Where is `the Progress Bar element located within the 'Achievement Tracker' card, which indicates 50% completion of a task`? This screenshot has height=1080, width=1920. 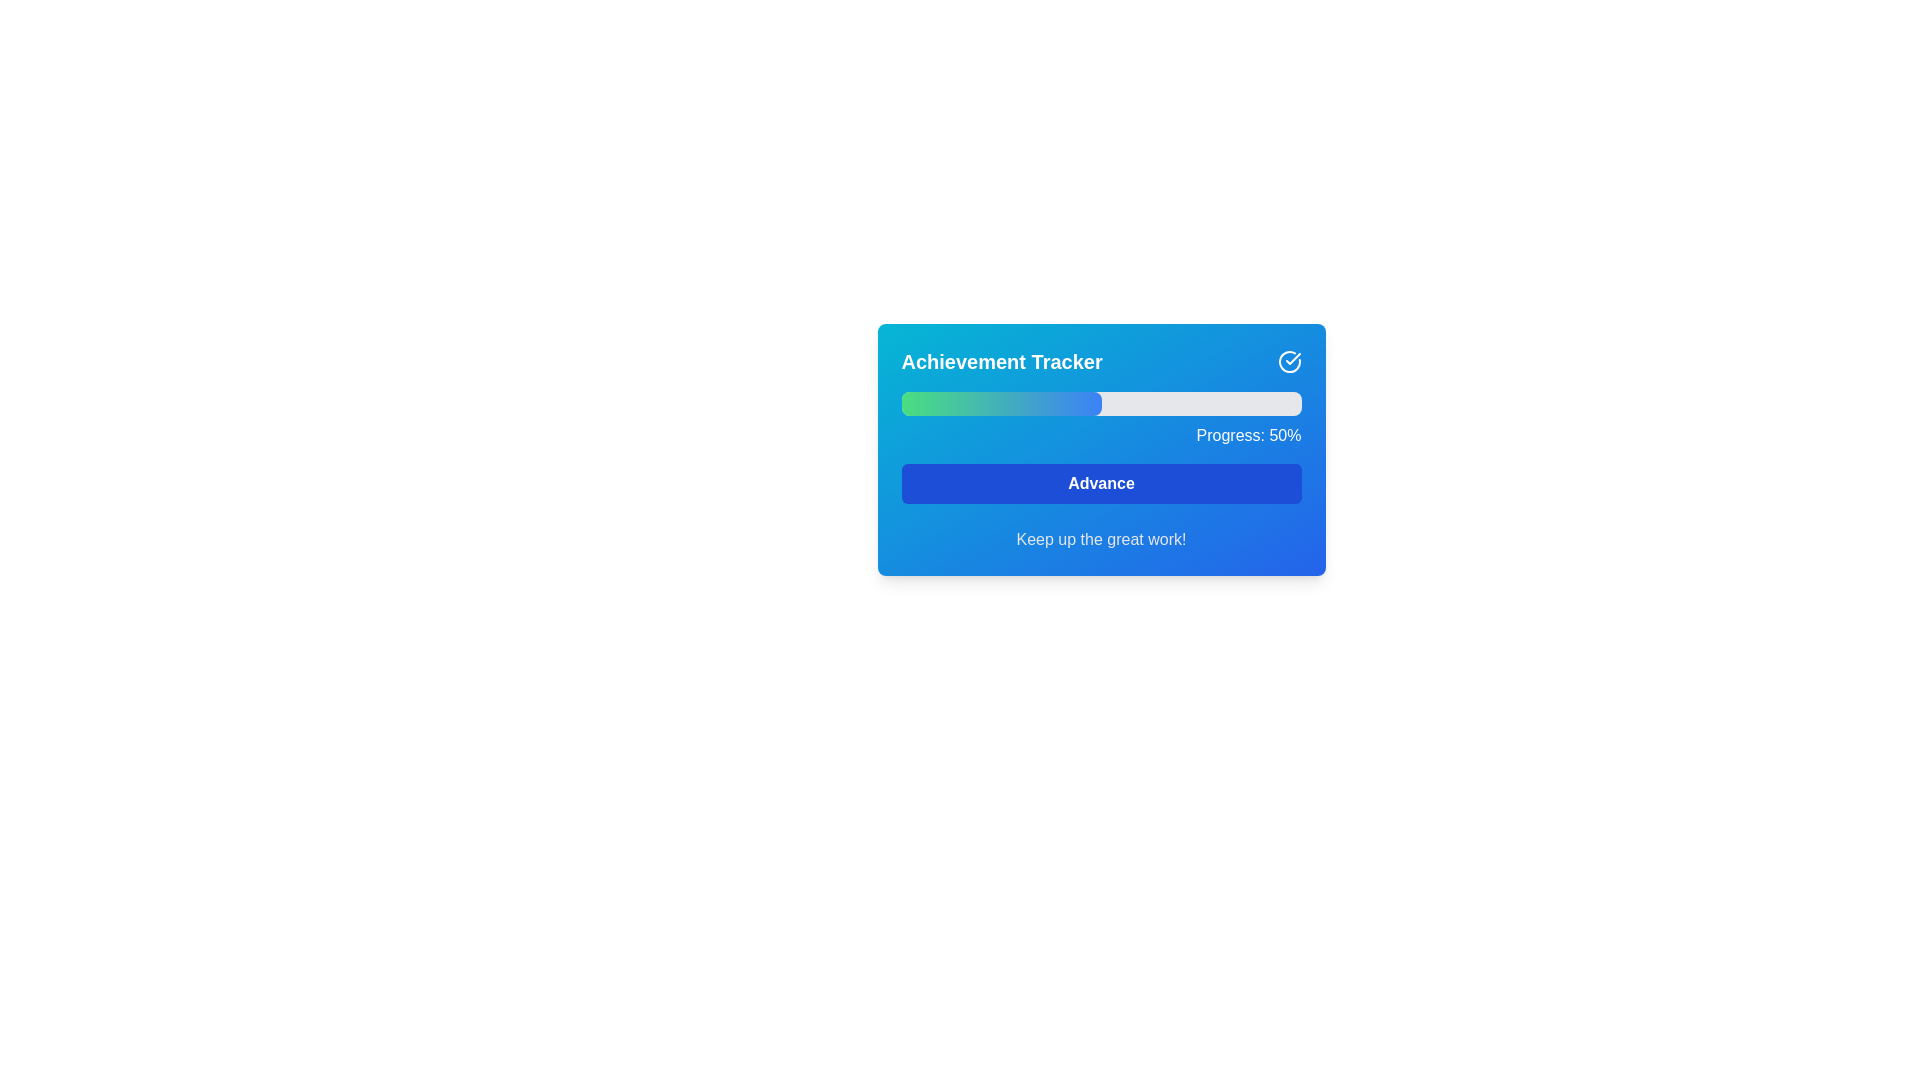 the Progress Bar element located within the 'Achievement Tracker' card, which indicates 50% completion of a task is located at coordinates (1100, 404).